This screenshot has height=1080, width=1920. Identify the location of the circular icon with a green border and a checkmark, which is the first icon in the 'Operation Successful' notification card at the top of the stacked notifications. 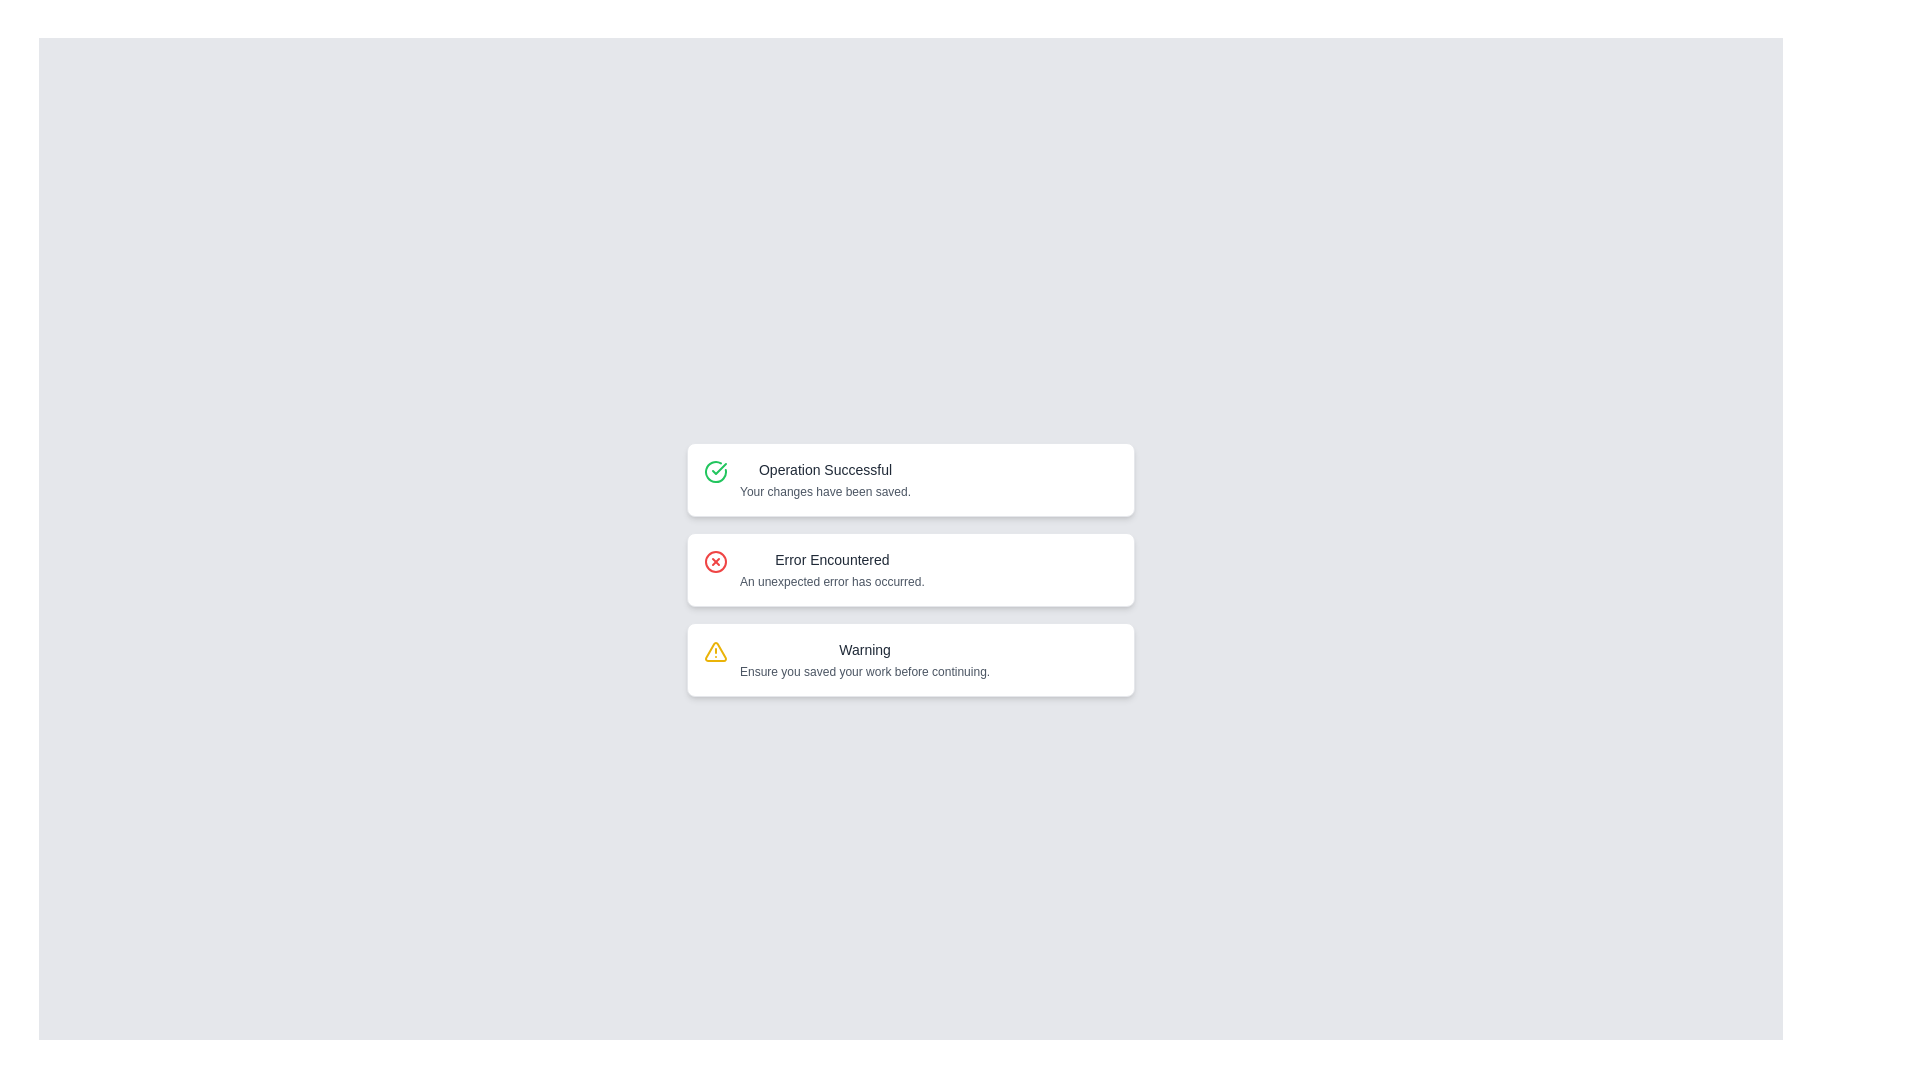
(715, 471).